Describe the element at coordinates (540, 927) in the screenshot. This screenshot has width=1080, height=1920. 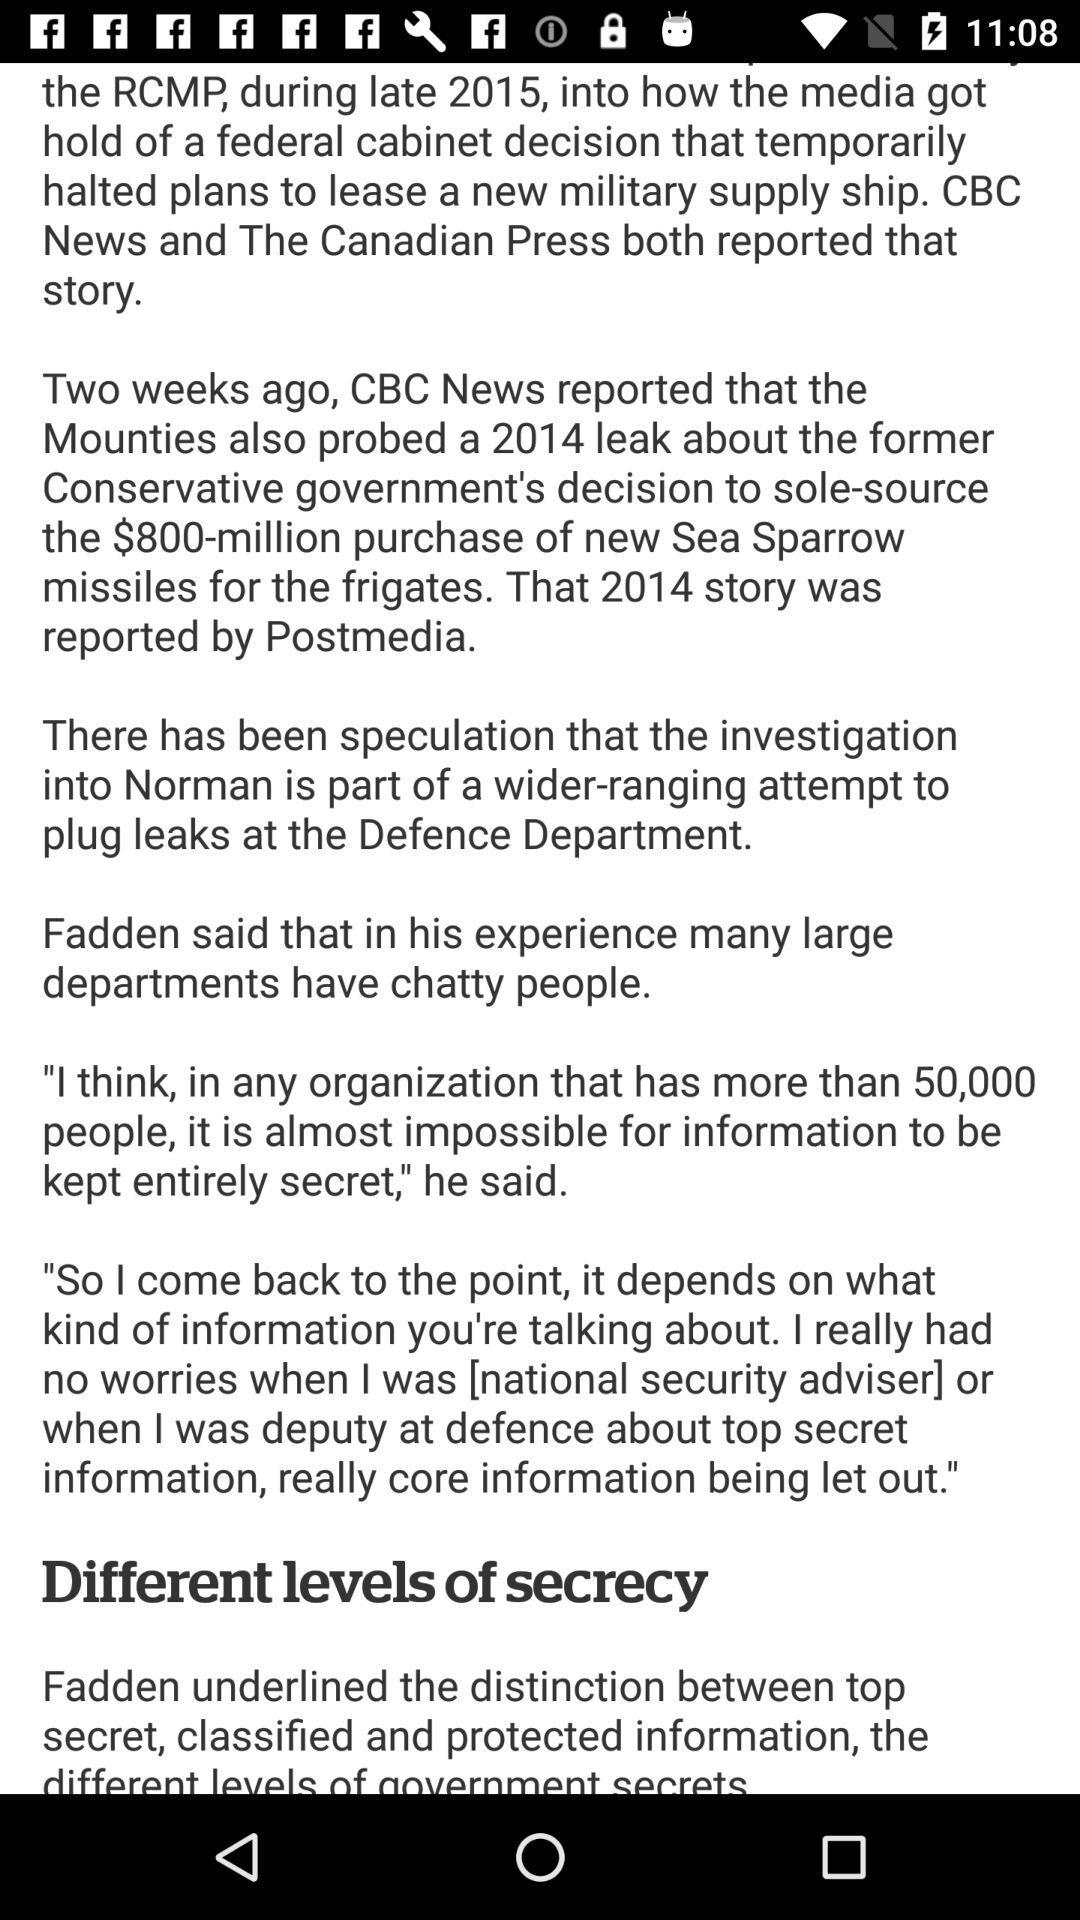
I see `i think that icon` at that location.